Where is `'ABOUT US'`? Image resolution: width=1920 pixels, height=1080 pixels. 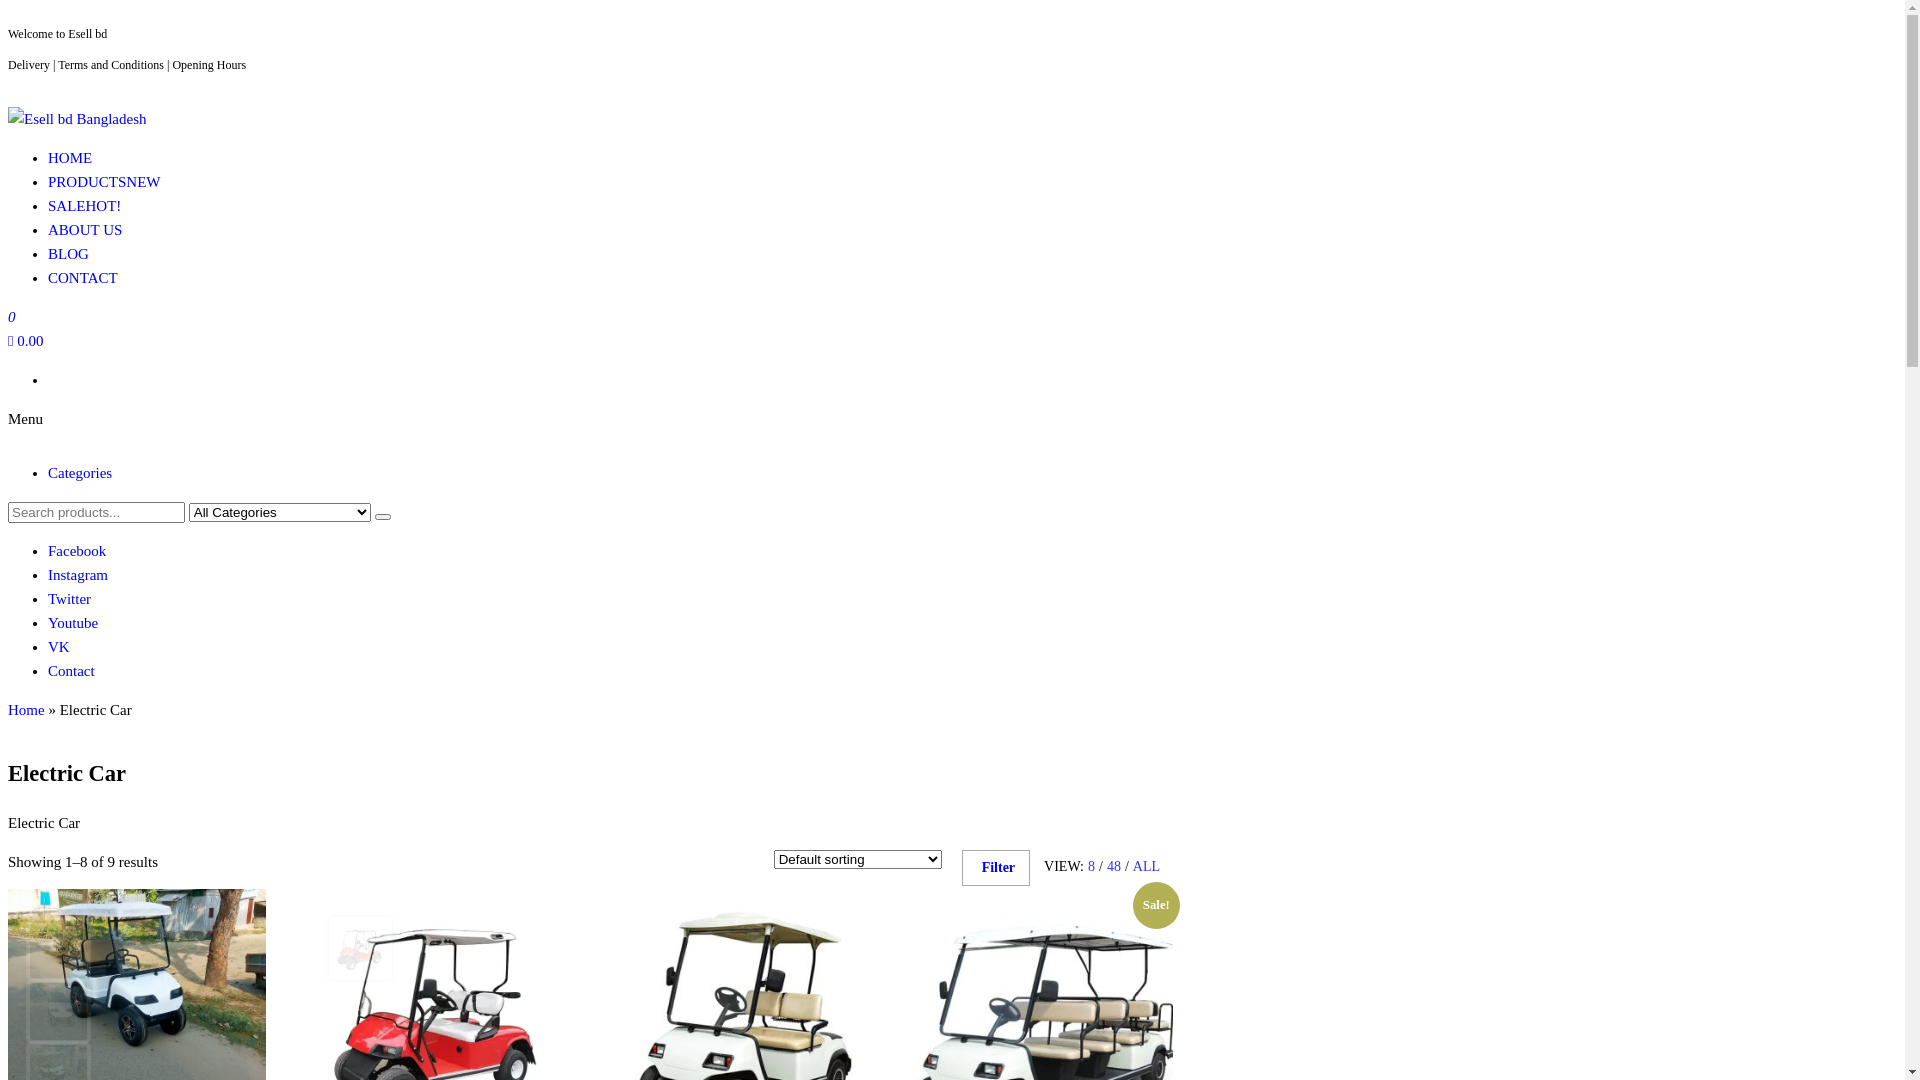
'ABOUT US' is located at coordinates (84, 229).